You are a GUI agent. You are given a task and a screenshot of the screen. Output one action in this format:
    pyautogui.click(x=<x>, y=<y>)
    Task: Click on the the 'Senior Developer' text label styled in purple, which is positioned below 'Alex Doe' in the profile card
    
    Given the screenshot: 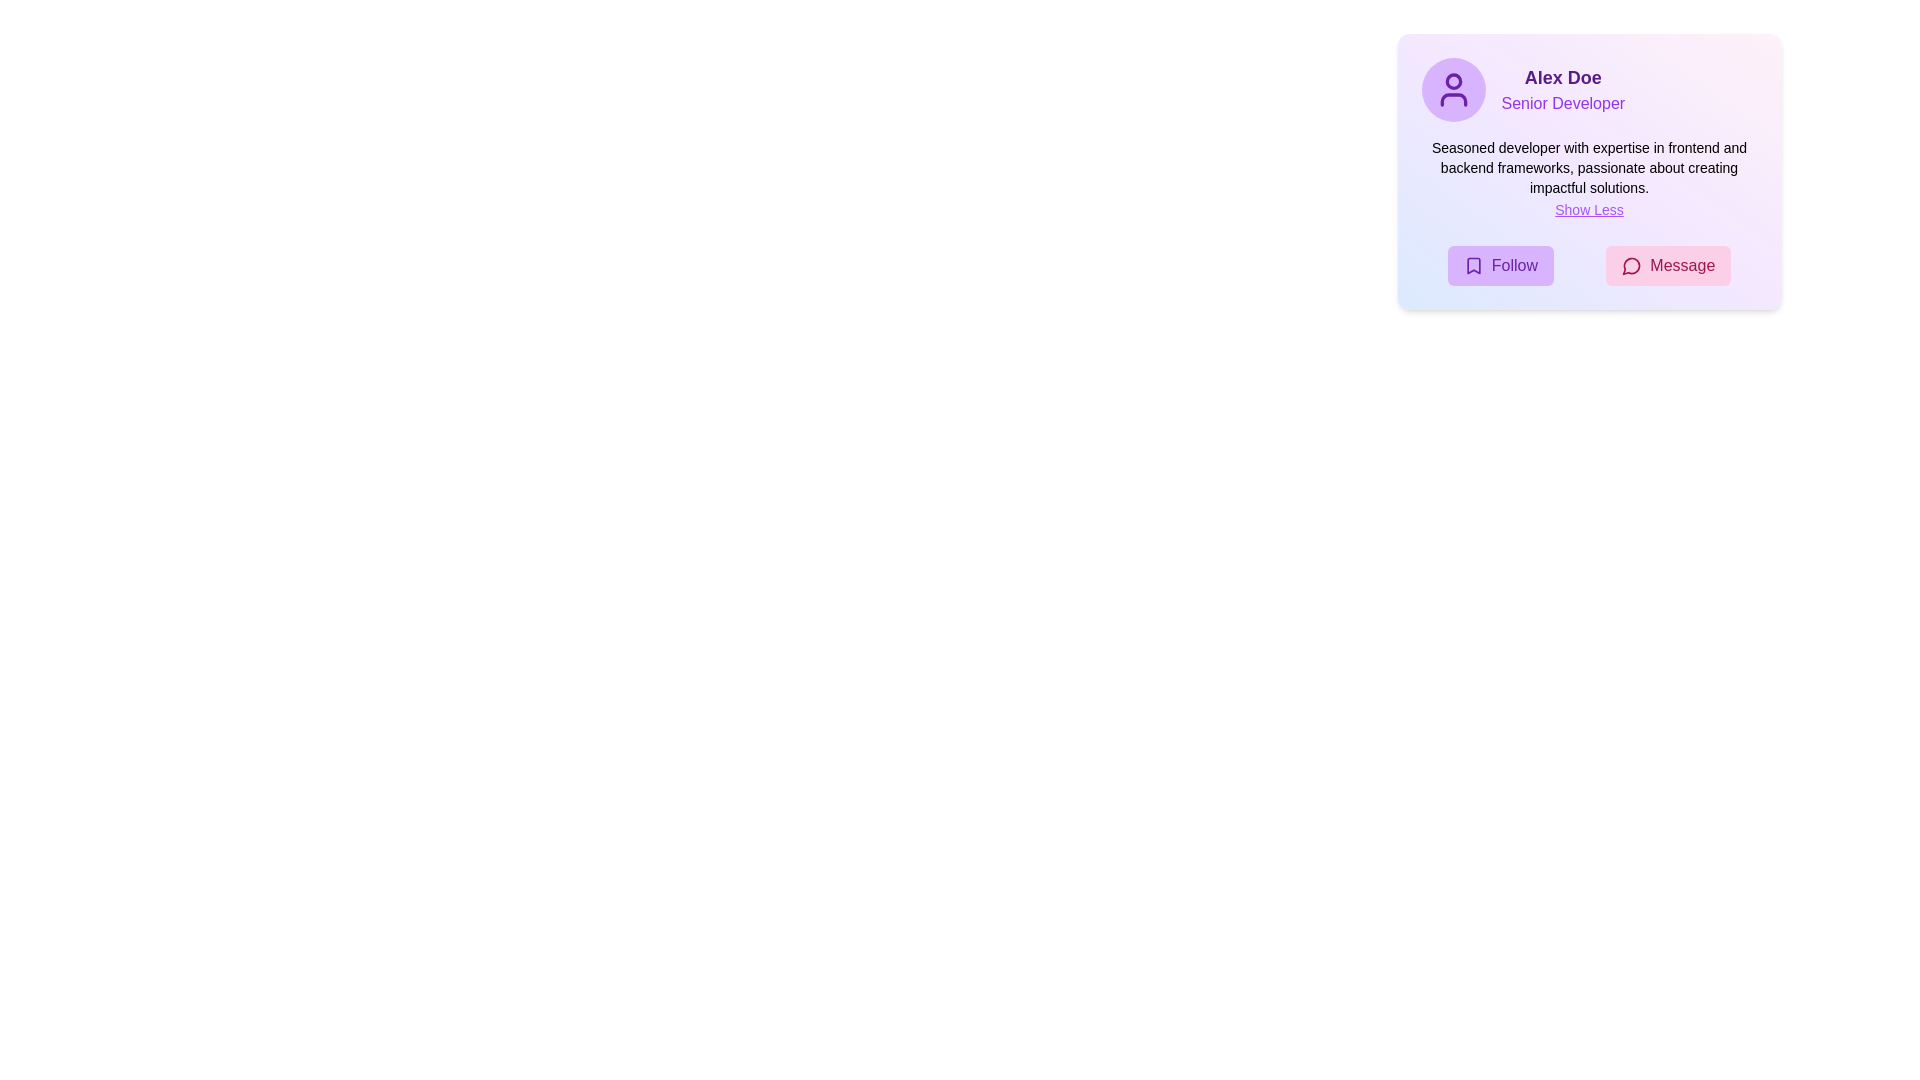 What is the action you would take?
    pyautogui.click(x=1562, y=104)
    